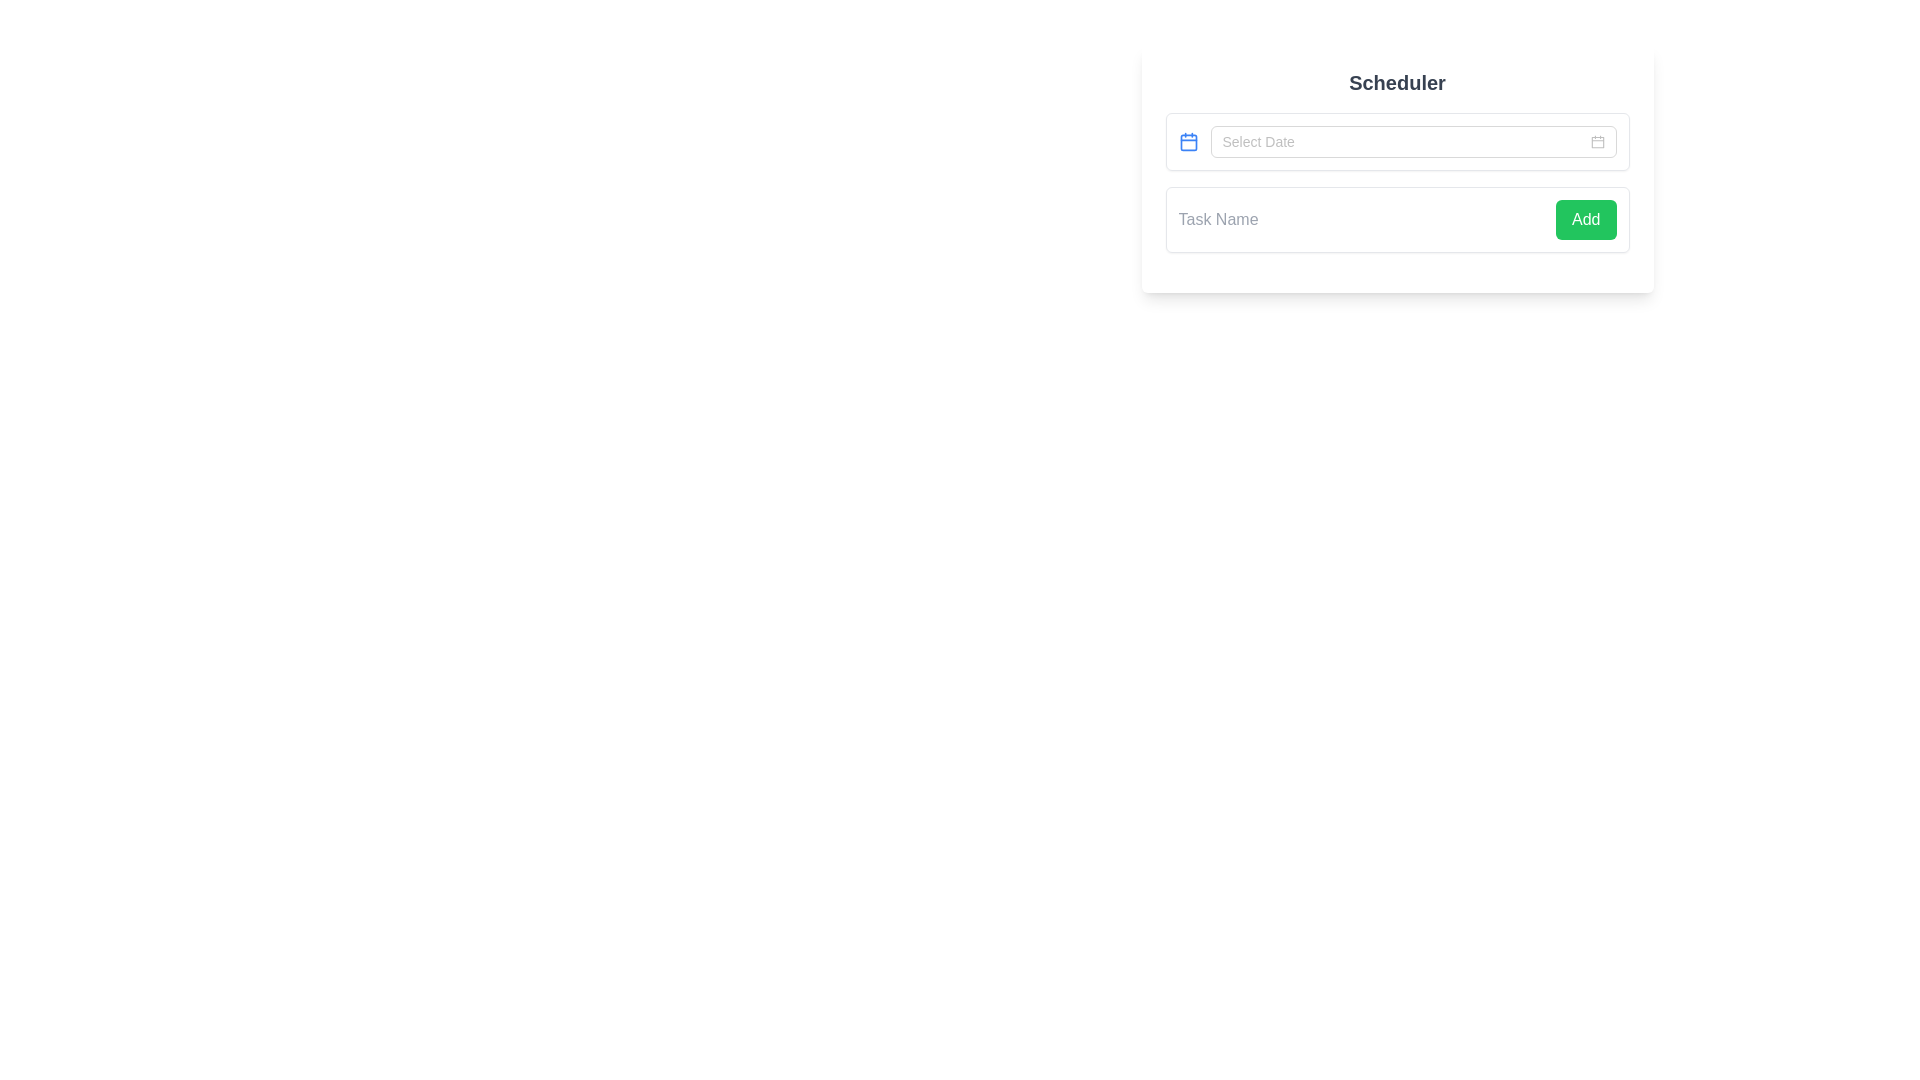 Image resolution: width=1920 pixels, height=1080 pixels. Describe the element at coordinates (1596, 141) in the screenshot. I see `the small calendar icon adjacent to the 'Select Date' input field` at that location.